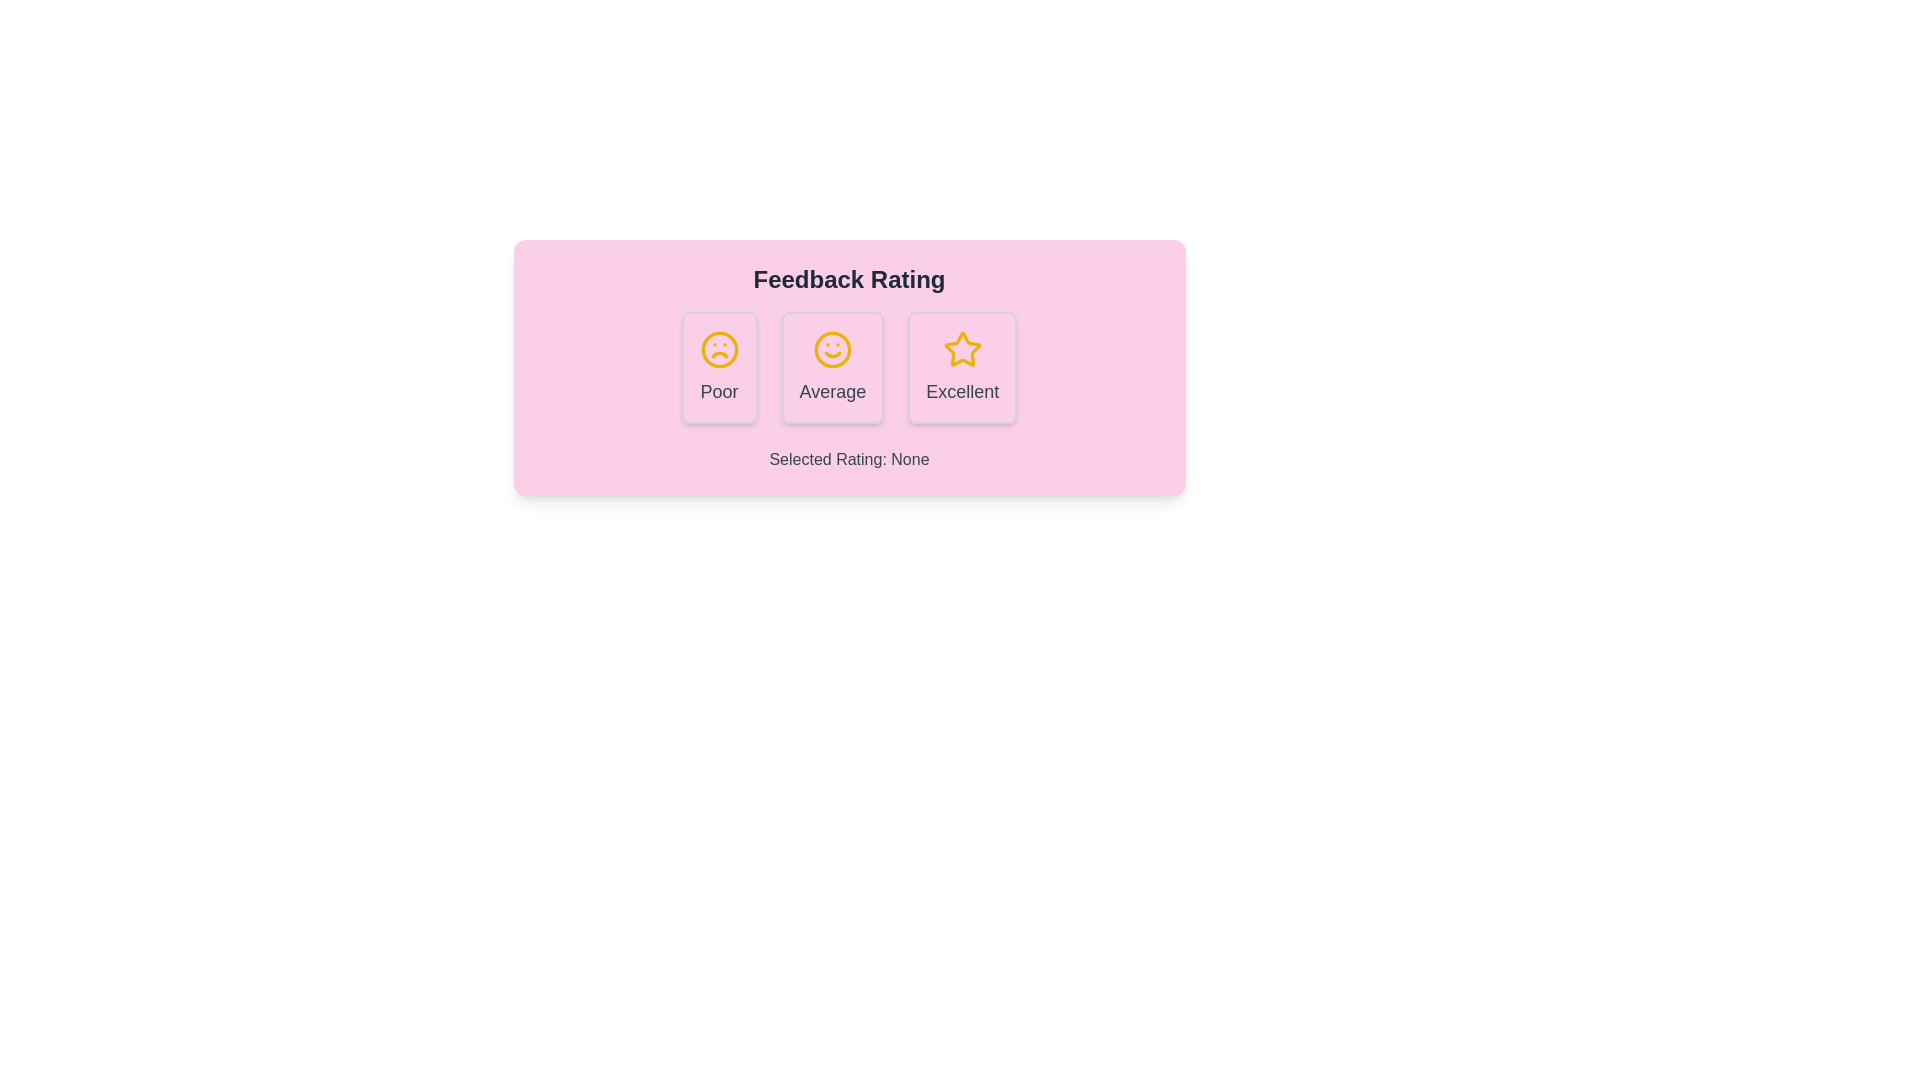 The image size is (1920, 1080). Describe the element at coordinates (719, 367) in the screenshot. I see `the interactive button labeled 'Poor' which features a yellow frown face icon` at that location.